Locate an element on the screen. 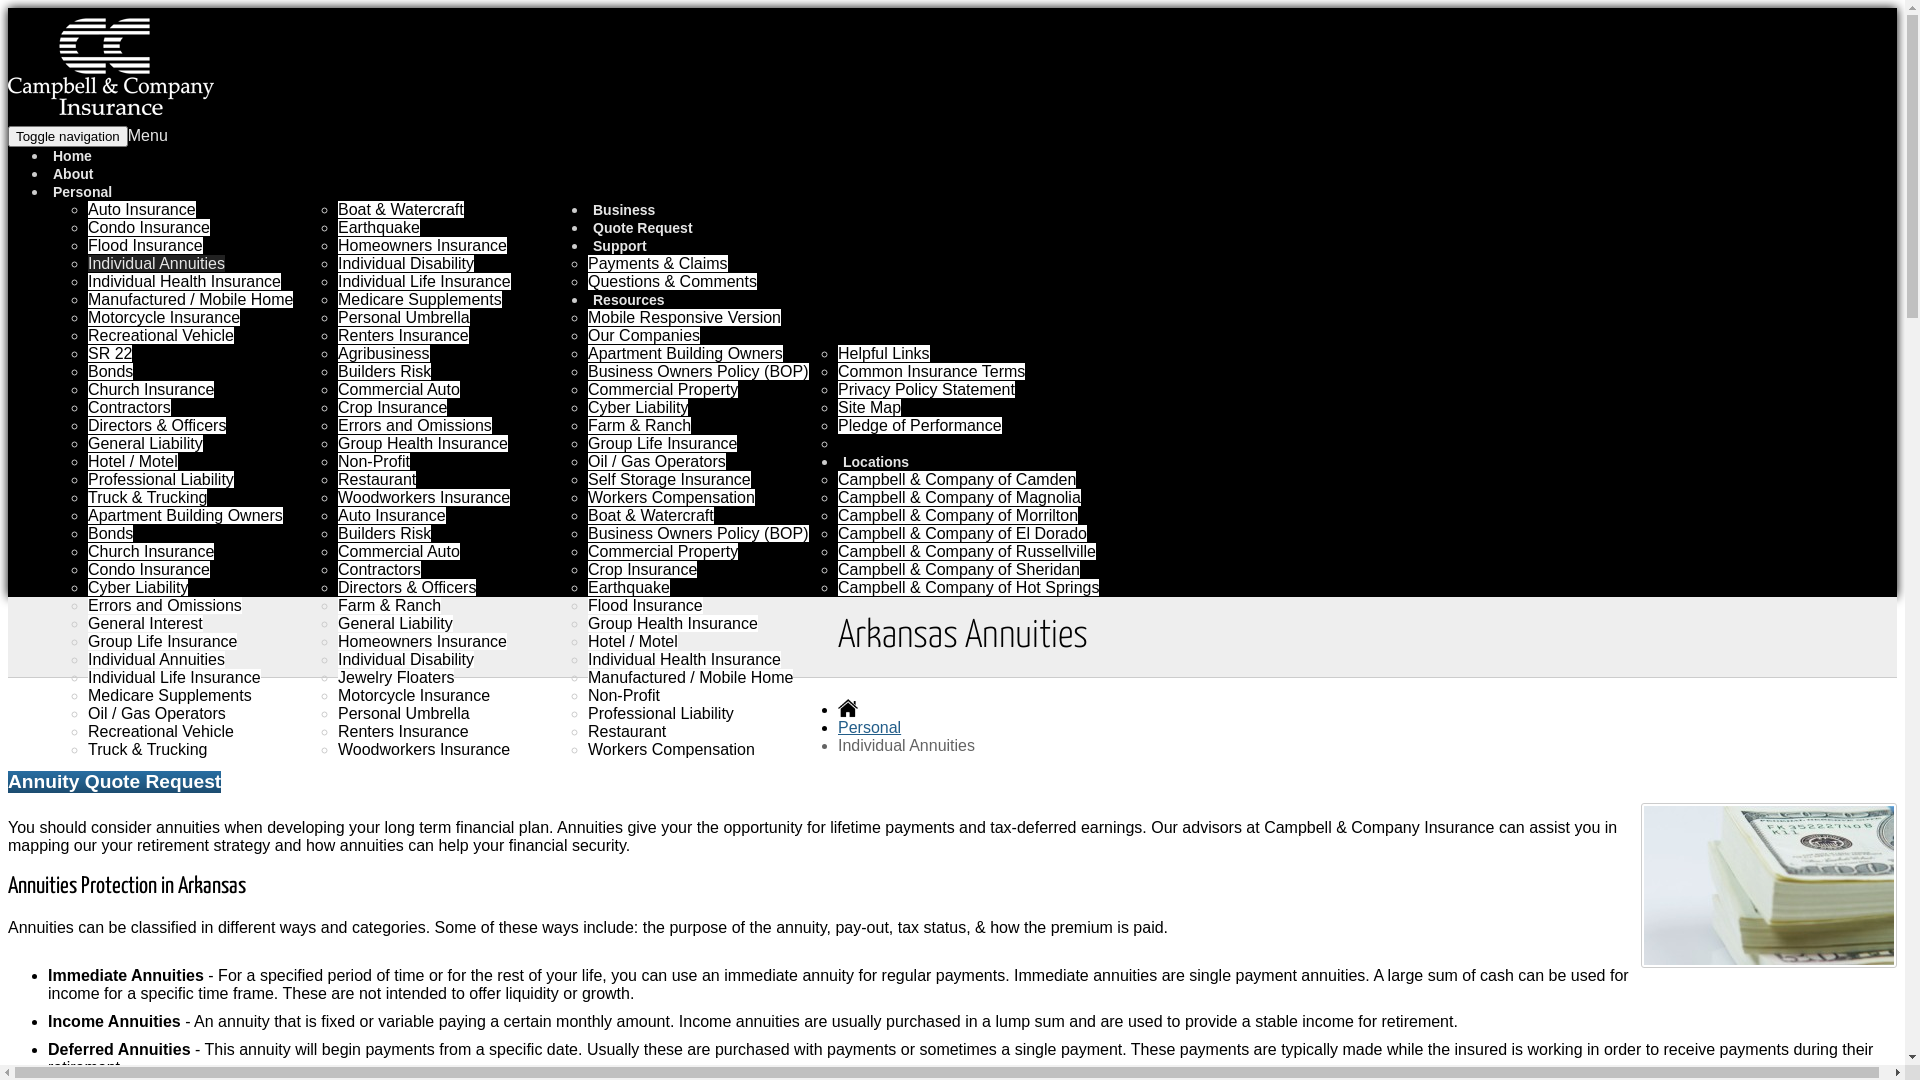  'Site Map' is located at coordinates (869, 406).